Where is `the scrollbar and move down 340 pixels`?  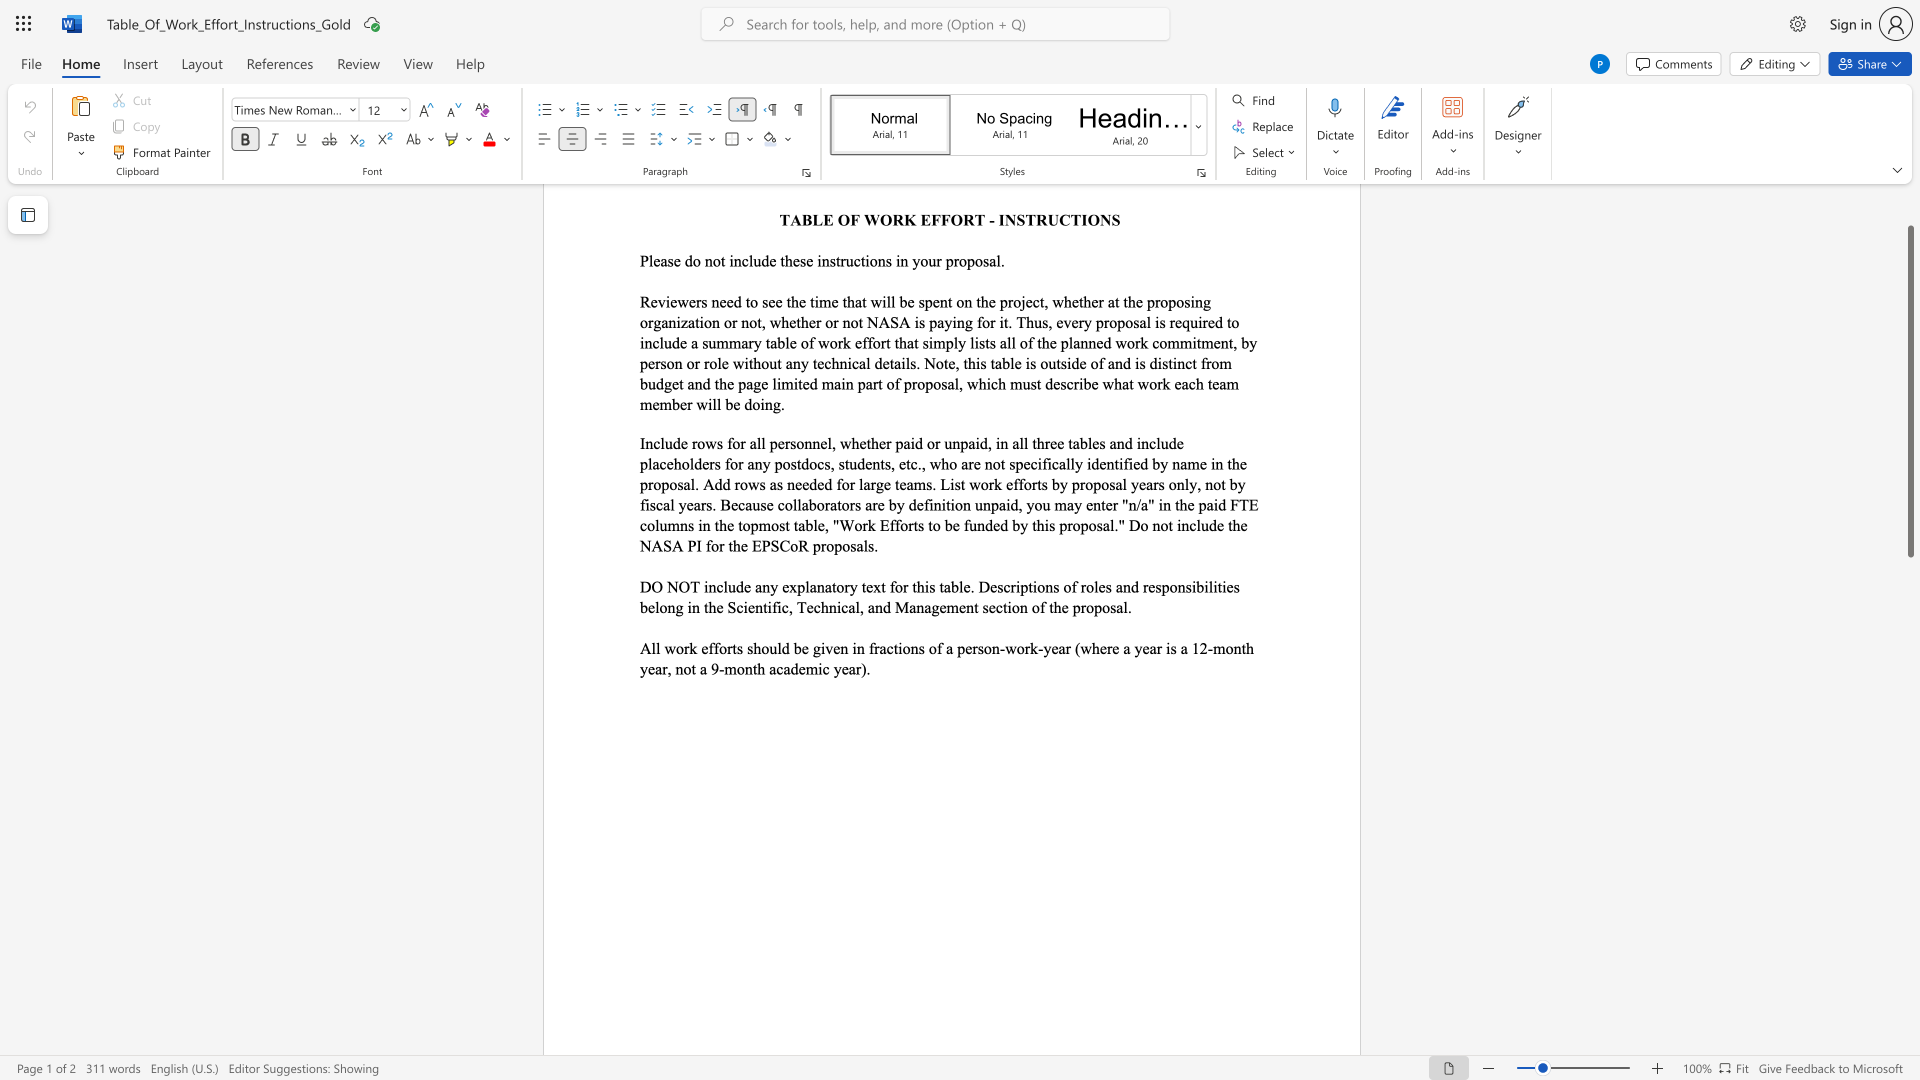
the scrollbar and move down 340 pixels is located at coordinates (1909, 391).